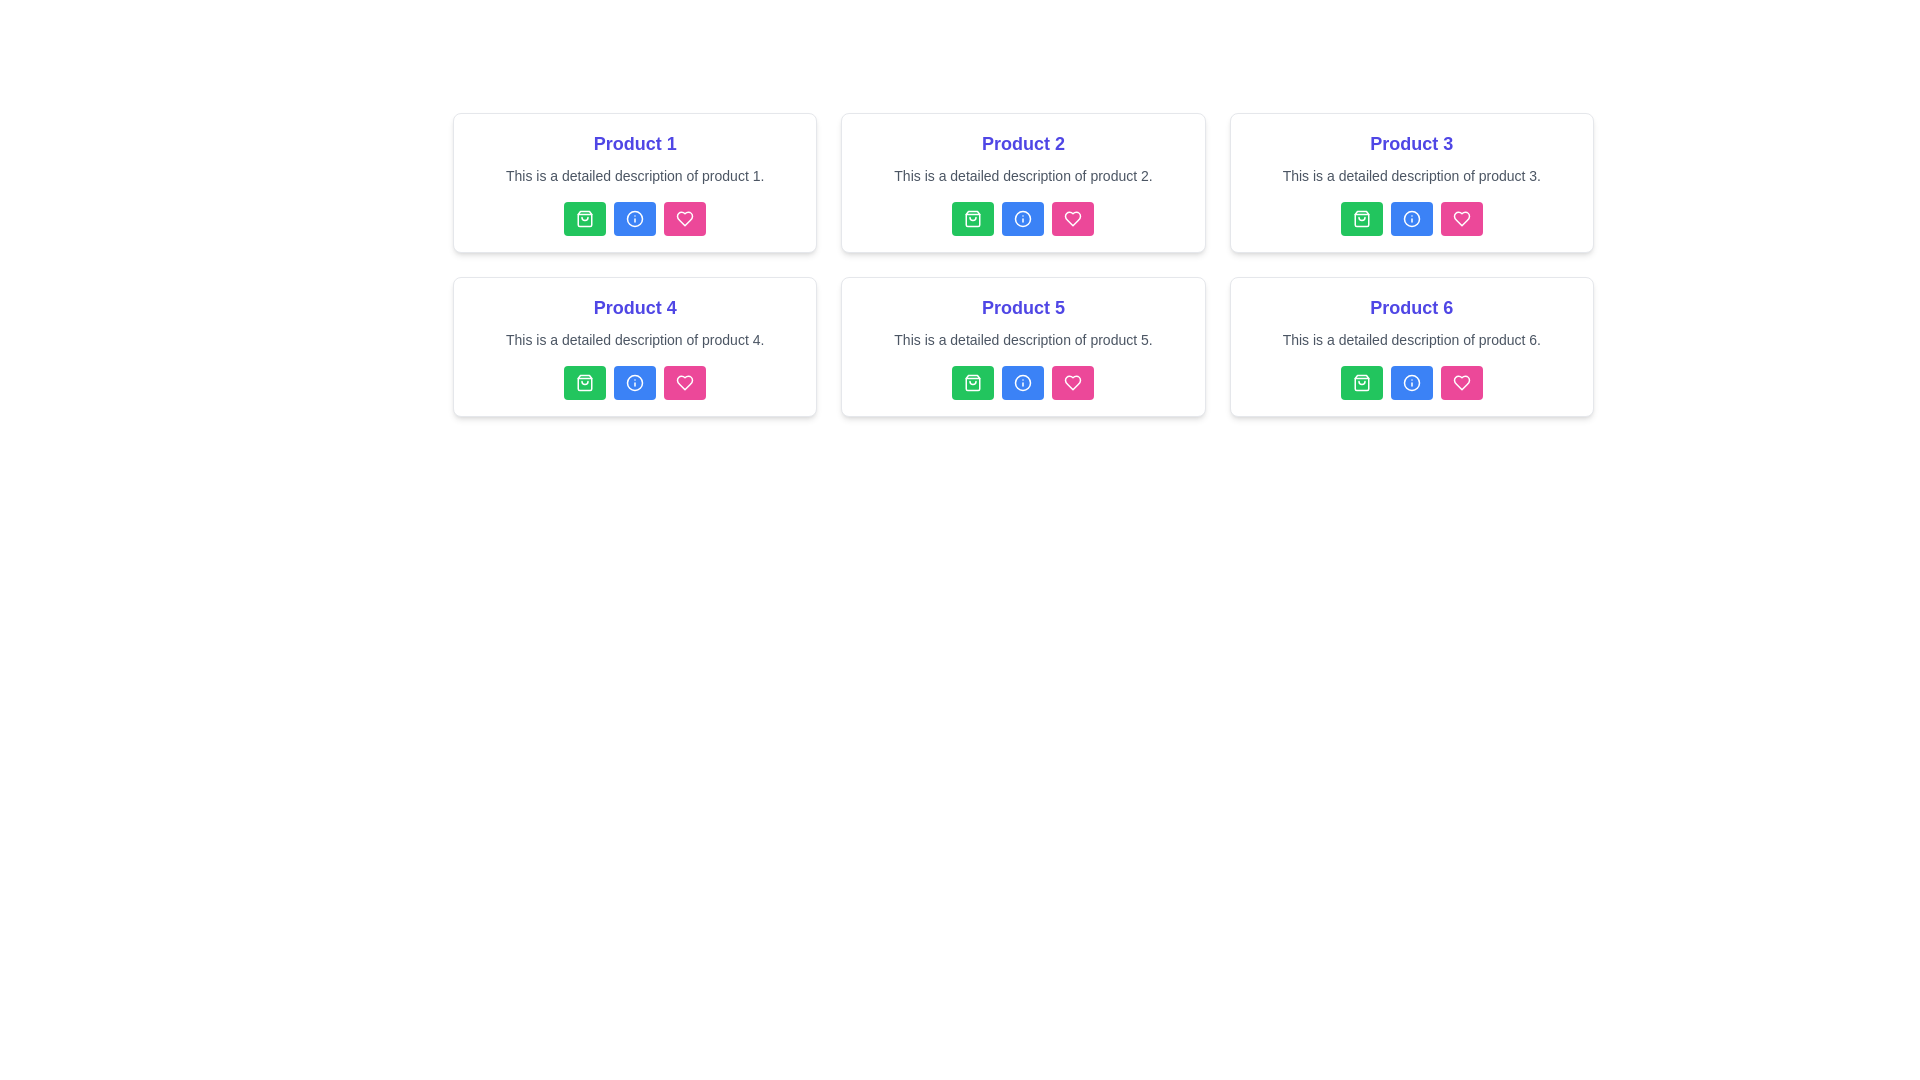 The width and height of the screenshot is (1920, 1080). What do you see at coordinates (634, 382) in the screenshot?
I see `the circular icon with a blue outline located within the action buttons of the 'Product 4' card` at bounding box center [634, 382].